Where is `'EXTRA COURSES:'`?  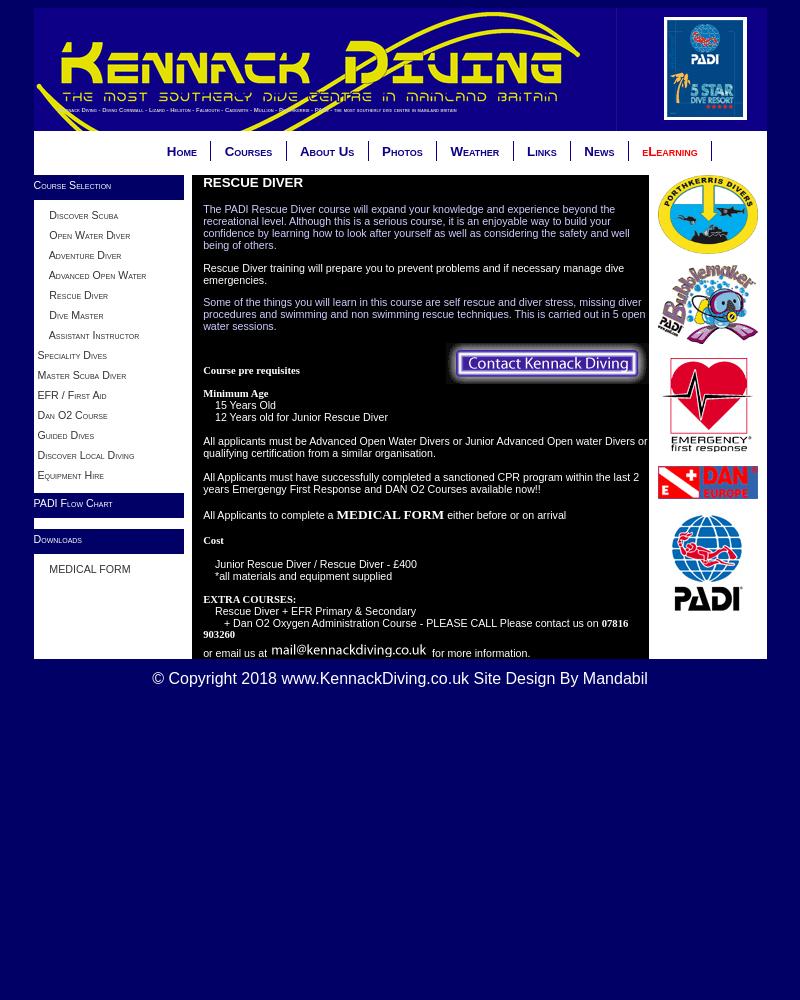 'EXTRA COURSES:' is located at coordinates (248, 597).